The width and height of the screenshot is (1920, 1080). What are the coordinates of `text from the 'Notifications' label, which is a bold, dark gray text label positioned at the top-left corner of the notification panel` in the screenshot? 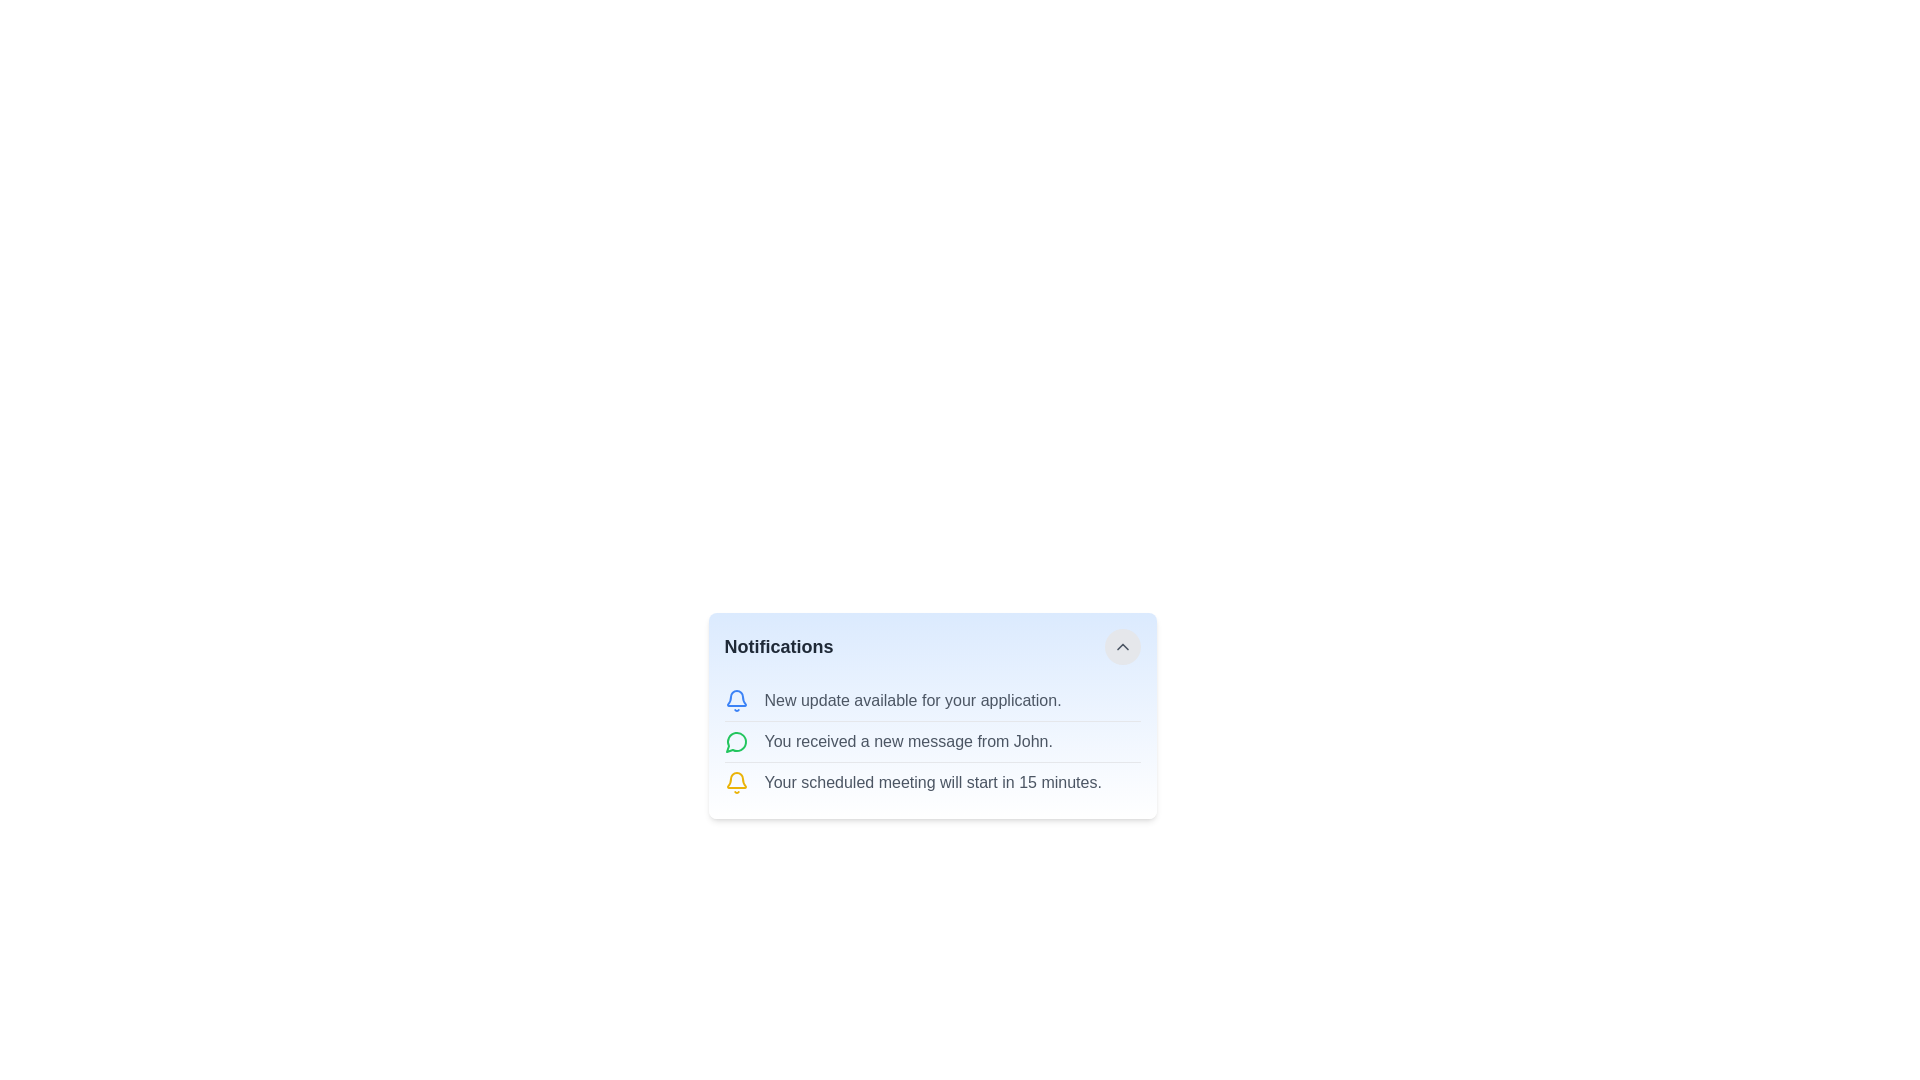 It's located at (777, 647).